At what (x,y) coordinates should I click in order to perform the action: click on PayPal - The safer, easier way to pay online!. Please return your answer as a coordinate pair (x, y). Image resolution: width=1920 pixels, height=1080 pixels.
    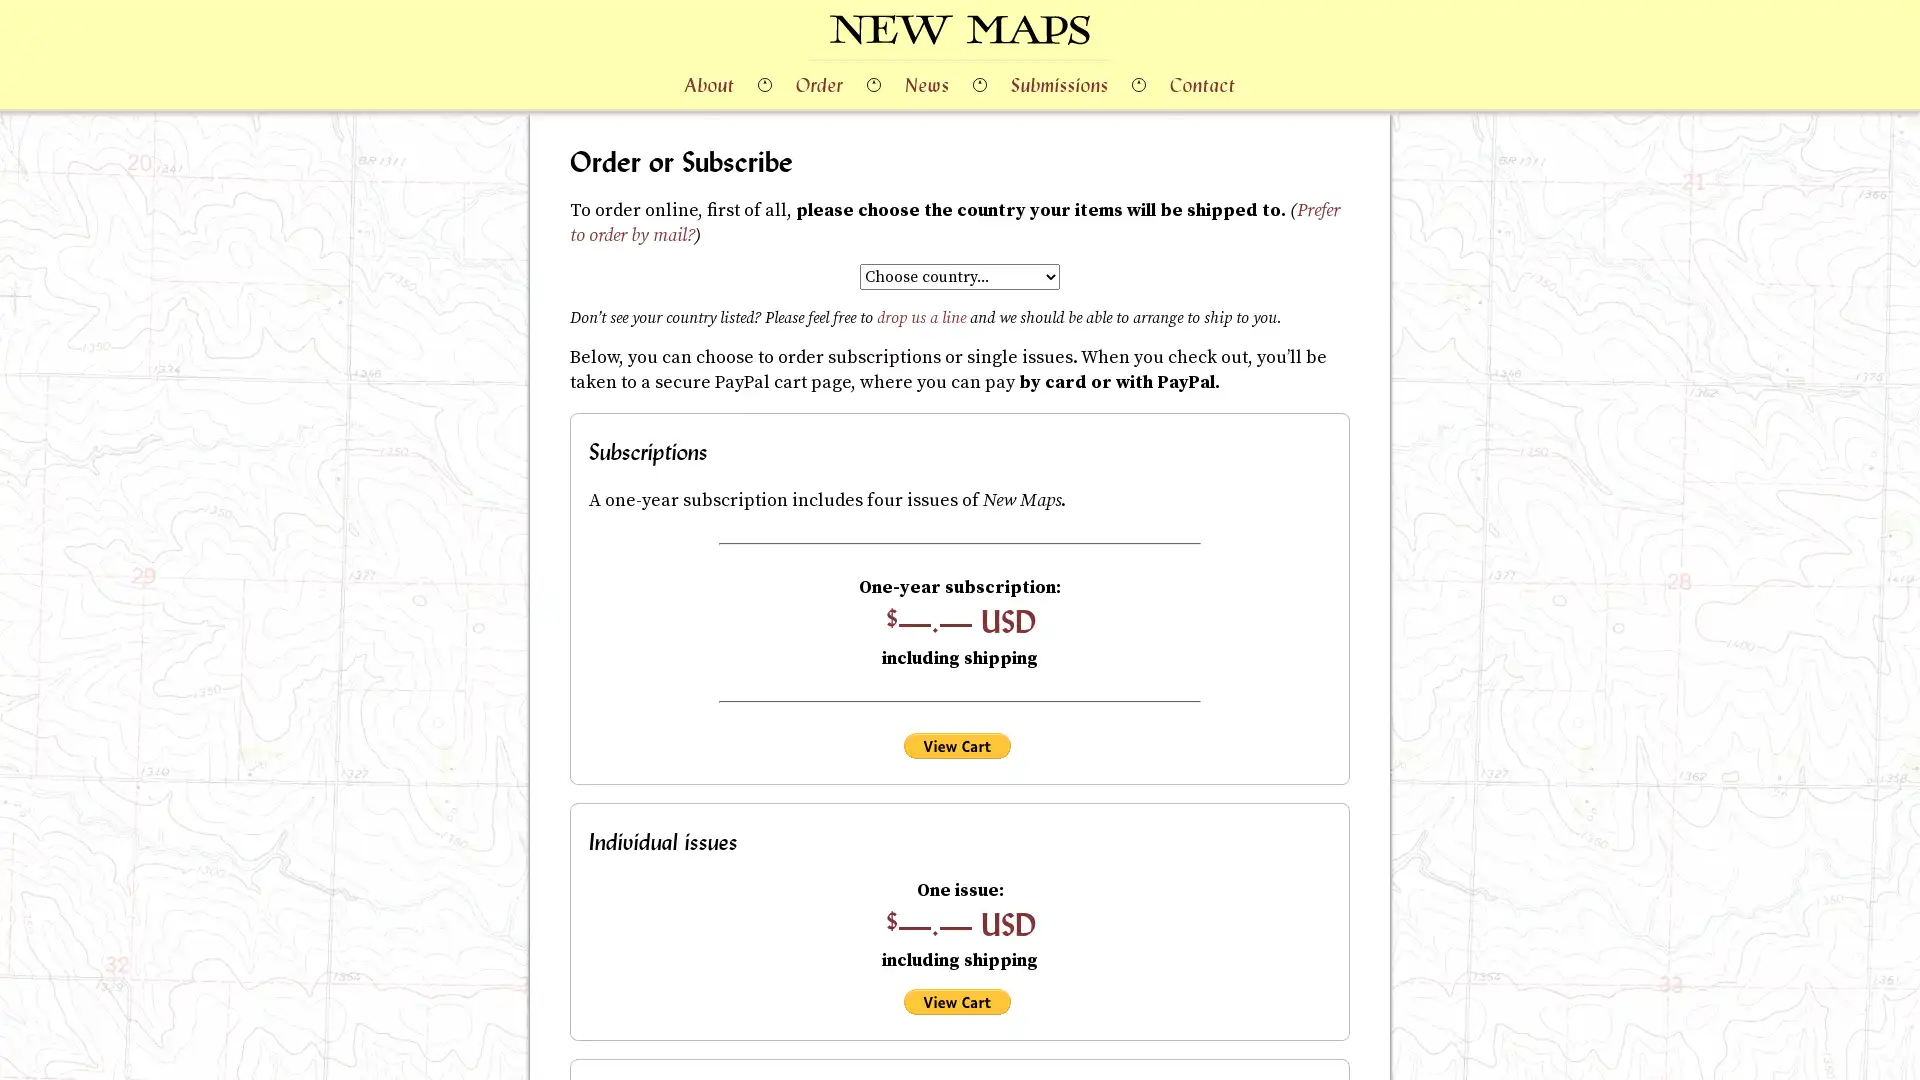
    Looking at the image, I should click on (956, 744).